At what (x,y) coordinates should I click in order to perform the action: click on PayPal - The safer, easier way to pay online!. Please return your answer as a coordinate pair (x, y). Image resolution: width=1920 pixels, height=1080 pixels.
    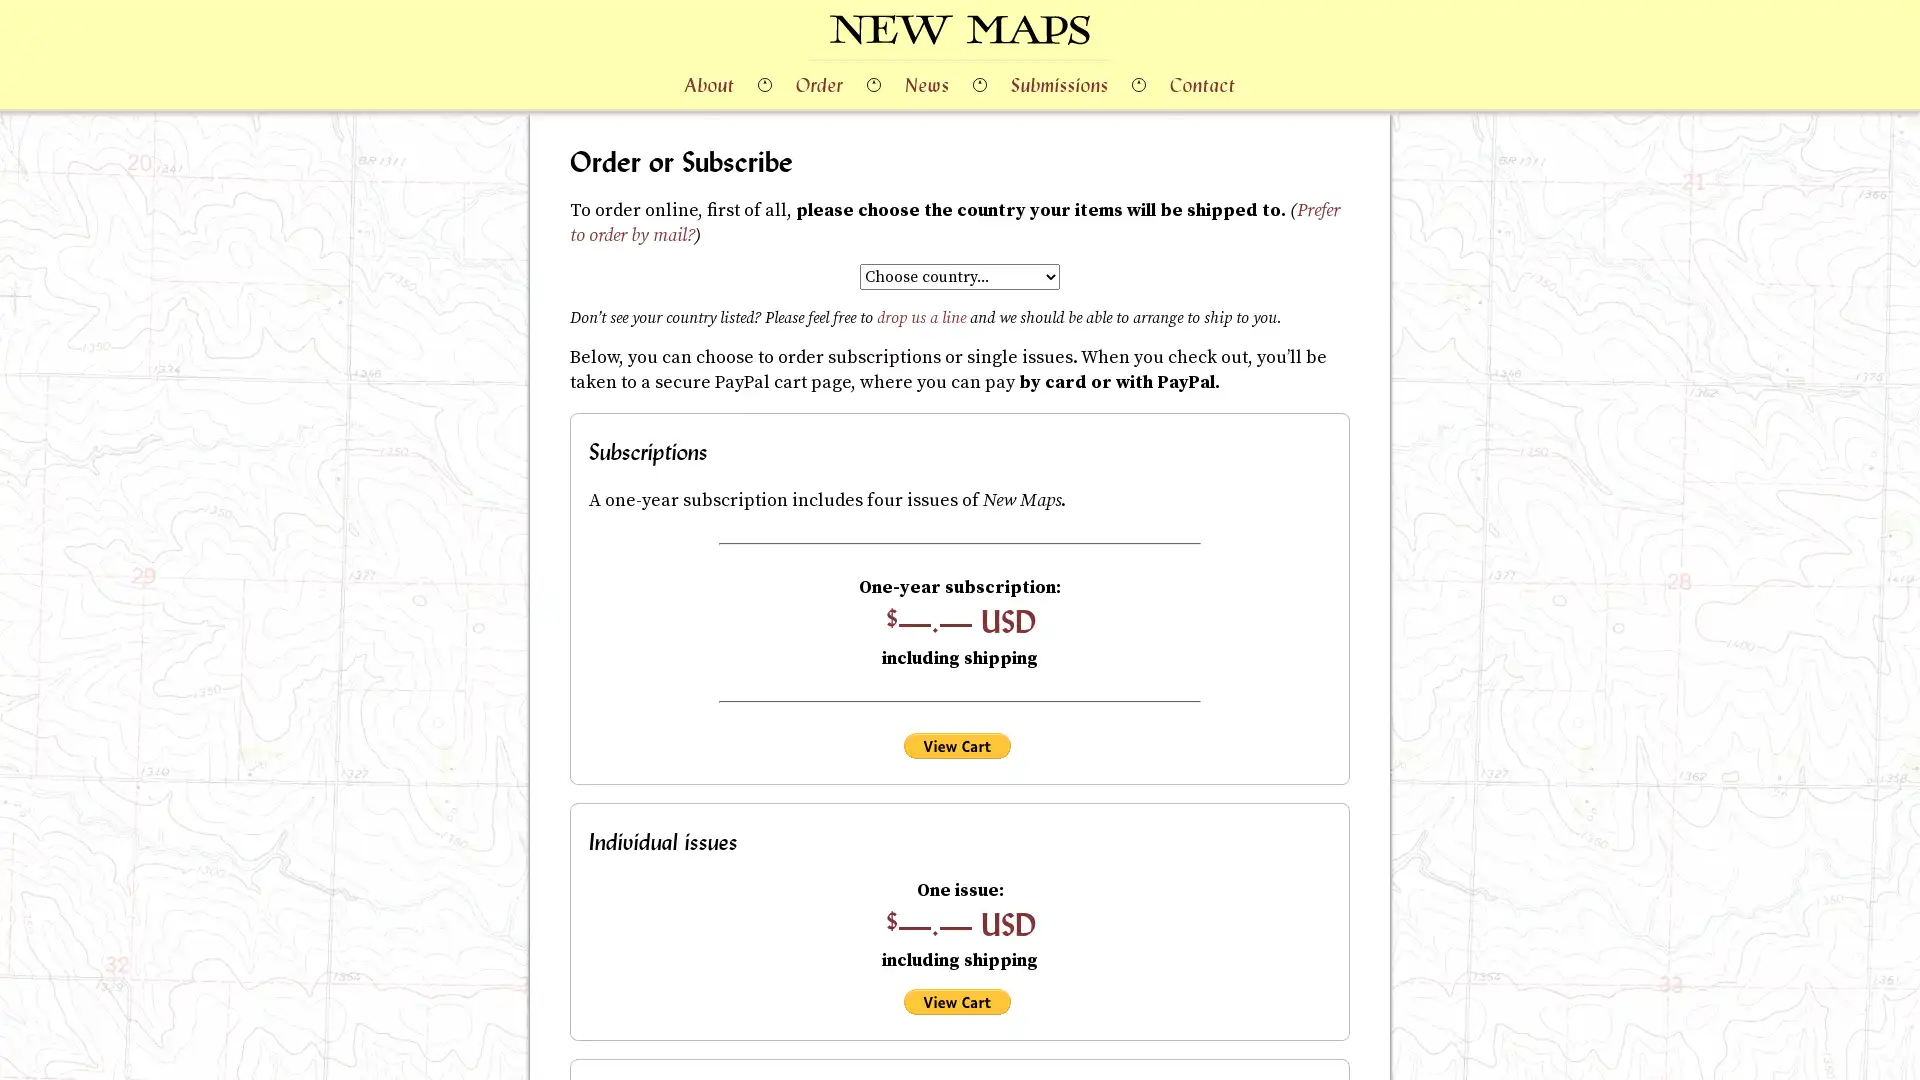
    Looking at the image, I should click on (956, 744).